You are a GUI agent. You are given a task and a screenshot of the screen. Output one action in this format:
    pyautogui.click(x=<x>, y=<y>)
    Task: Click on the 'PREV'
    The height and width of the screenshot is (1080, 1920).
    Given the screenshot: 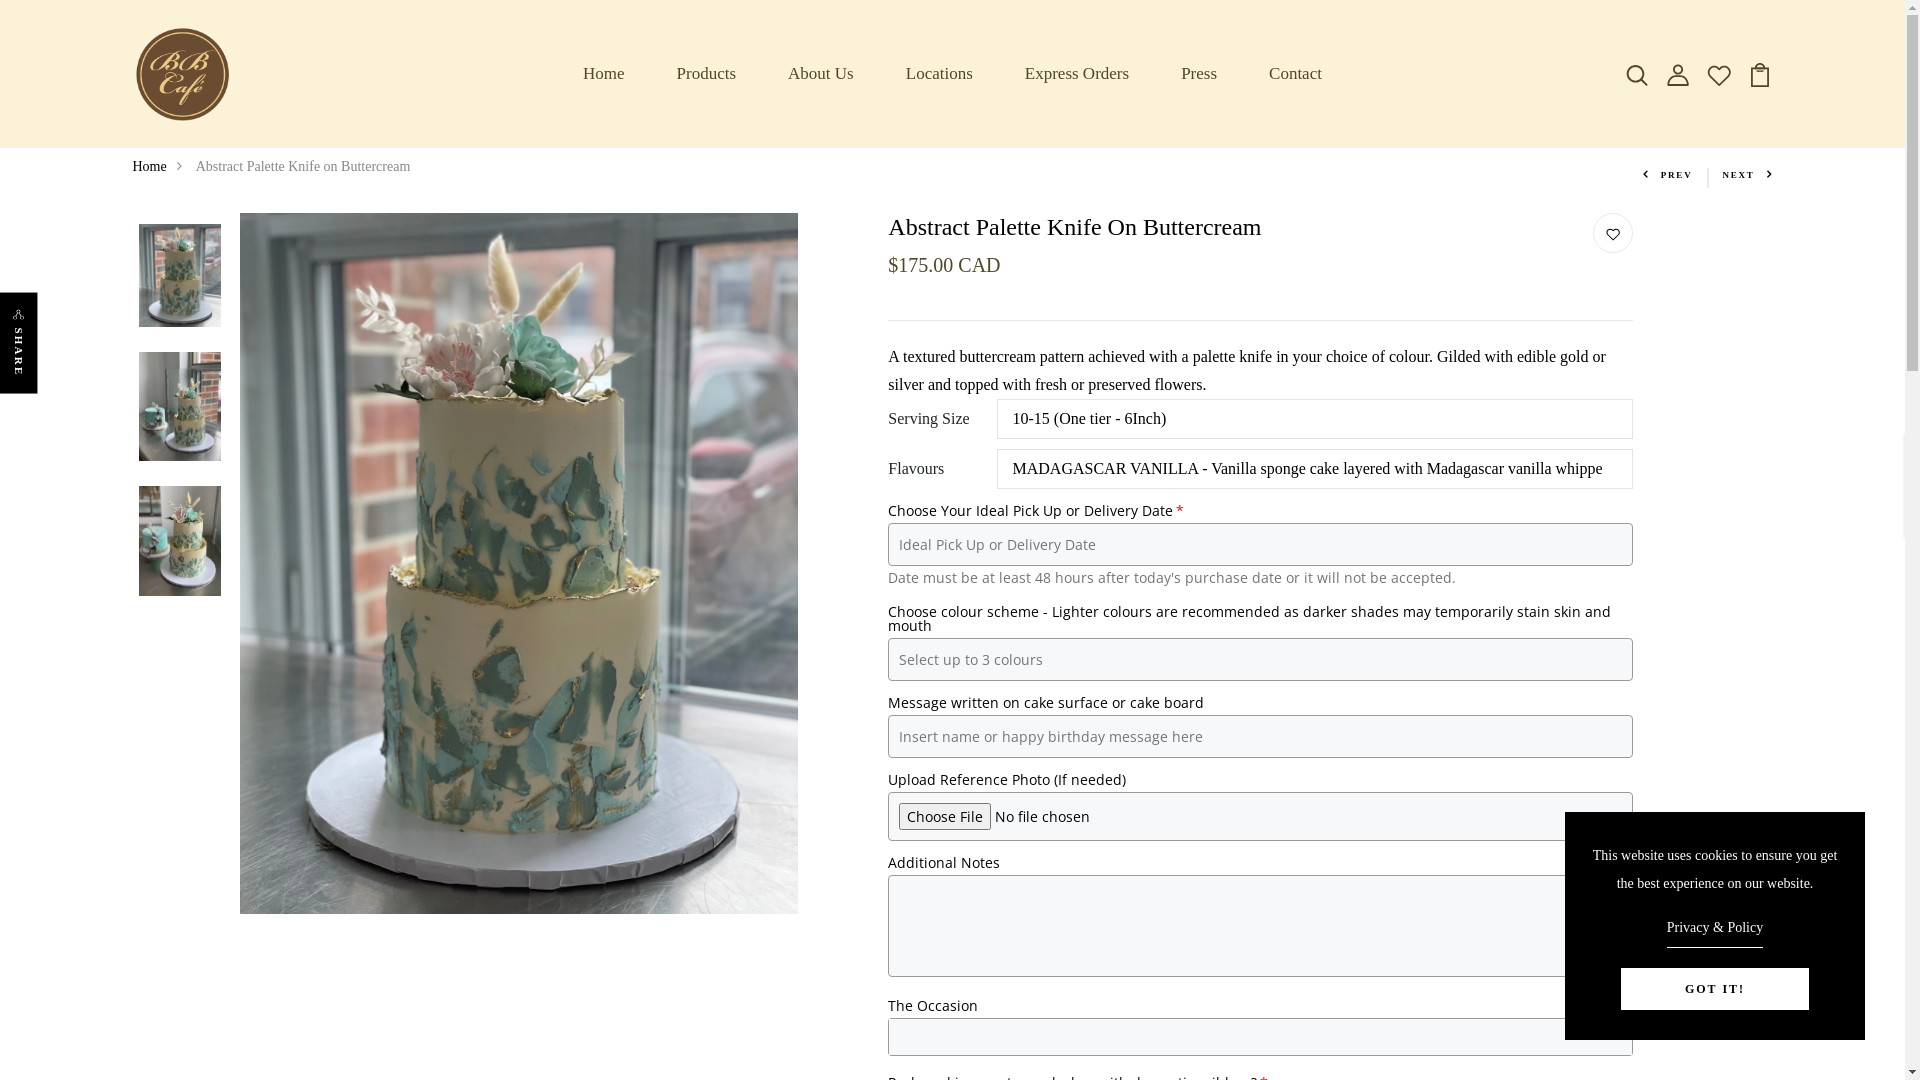 What is the action you would take?
    pyautogui.click(x=1667, y=173)
    